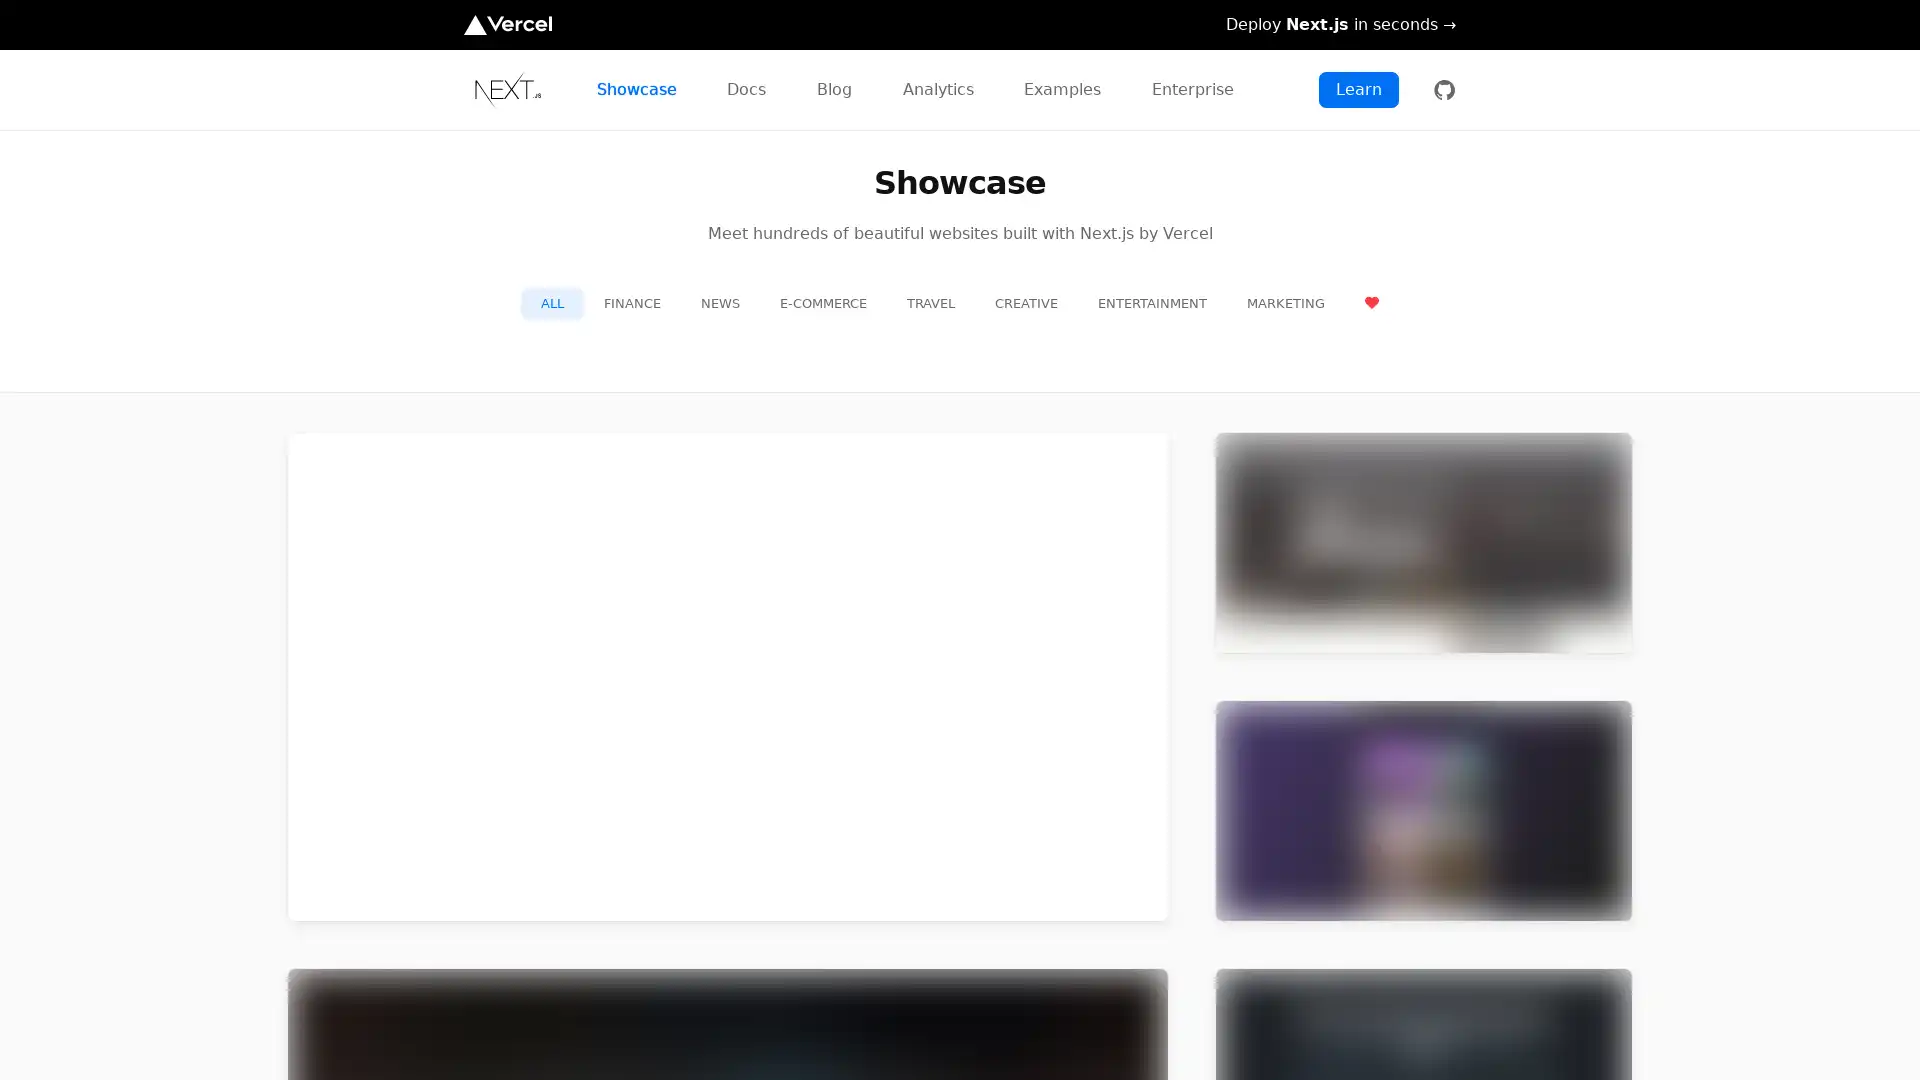 Image resolution: width=1920 pixels, height=1080 pixels. What do you see at coordinates (727, 675) in the screenshot?
I see `preview for TikTok TikTok https://m.tiktok.com` at bounding box center [727, 675].